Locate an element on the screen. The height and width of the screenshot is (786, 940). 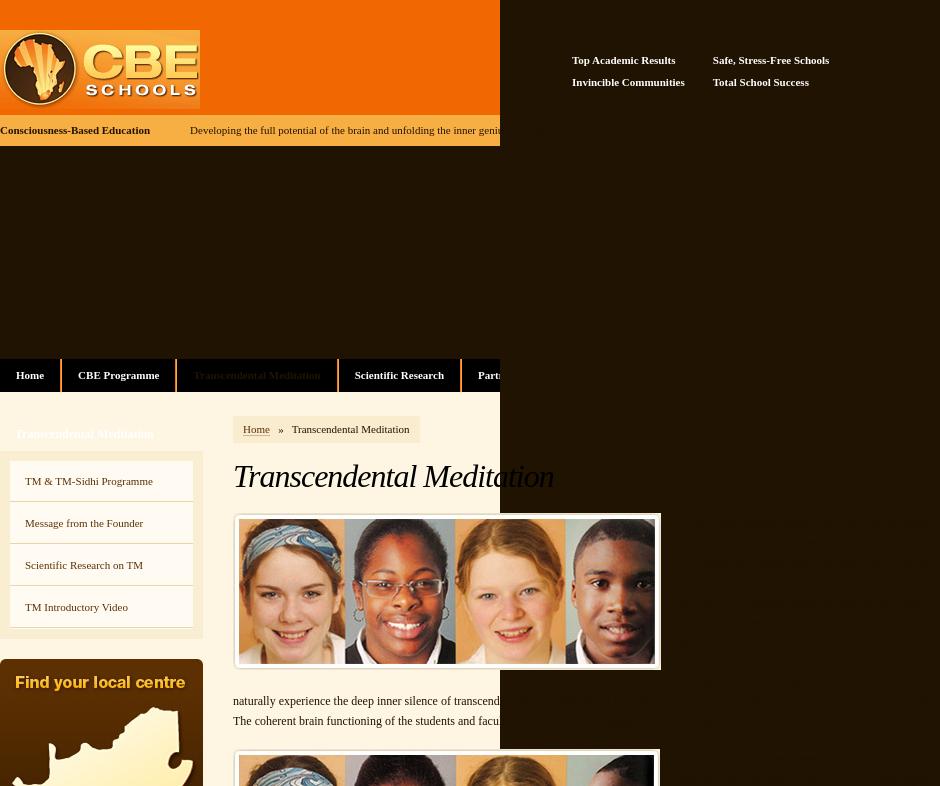
'Home' is located at coordinates (255, 427).